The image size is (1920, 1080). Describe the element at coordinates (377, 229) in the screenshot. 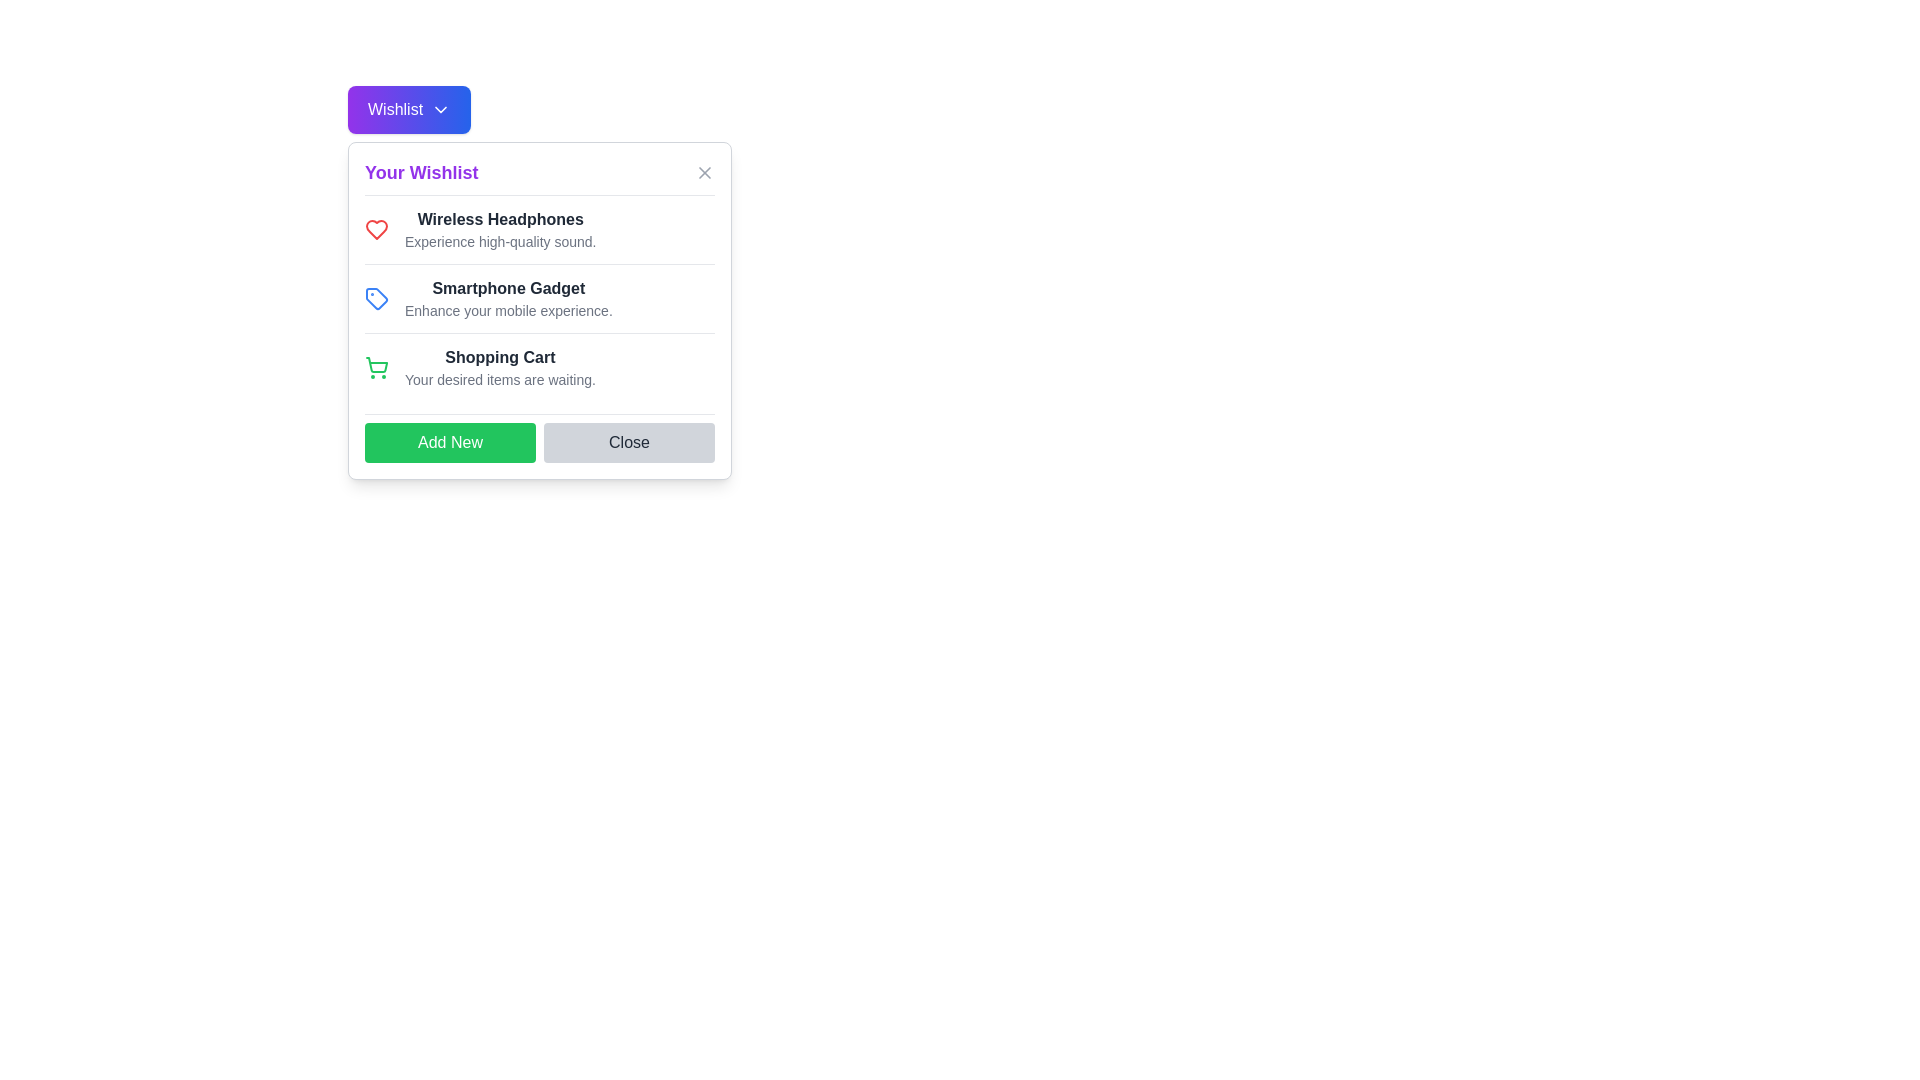

I see `the visual representation of the red heart icon located to the left of the 'Wireless Headphones' text in the wishlist` at that location.